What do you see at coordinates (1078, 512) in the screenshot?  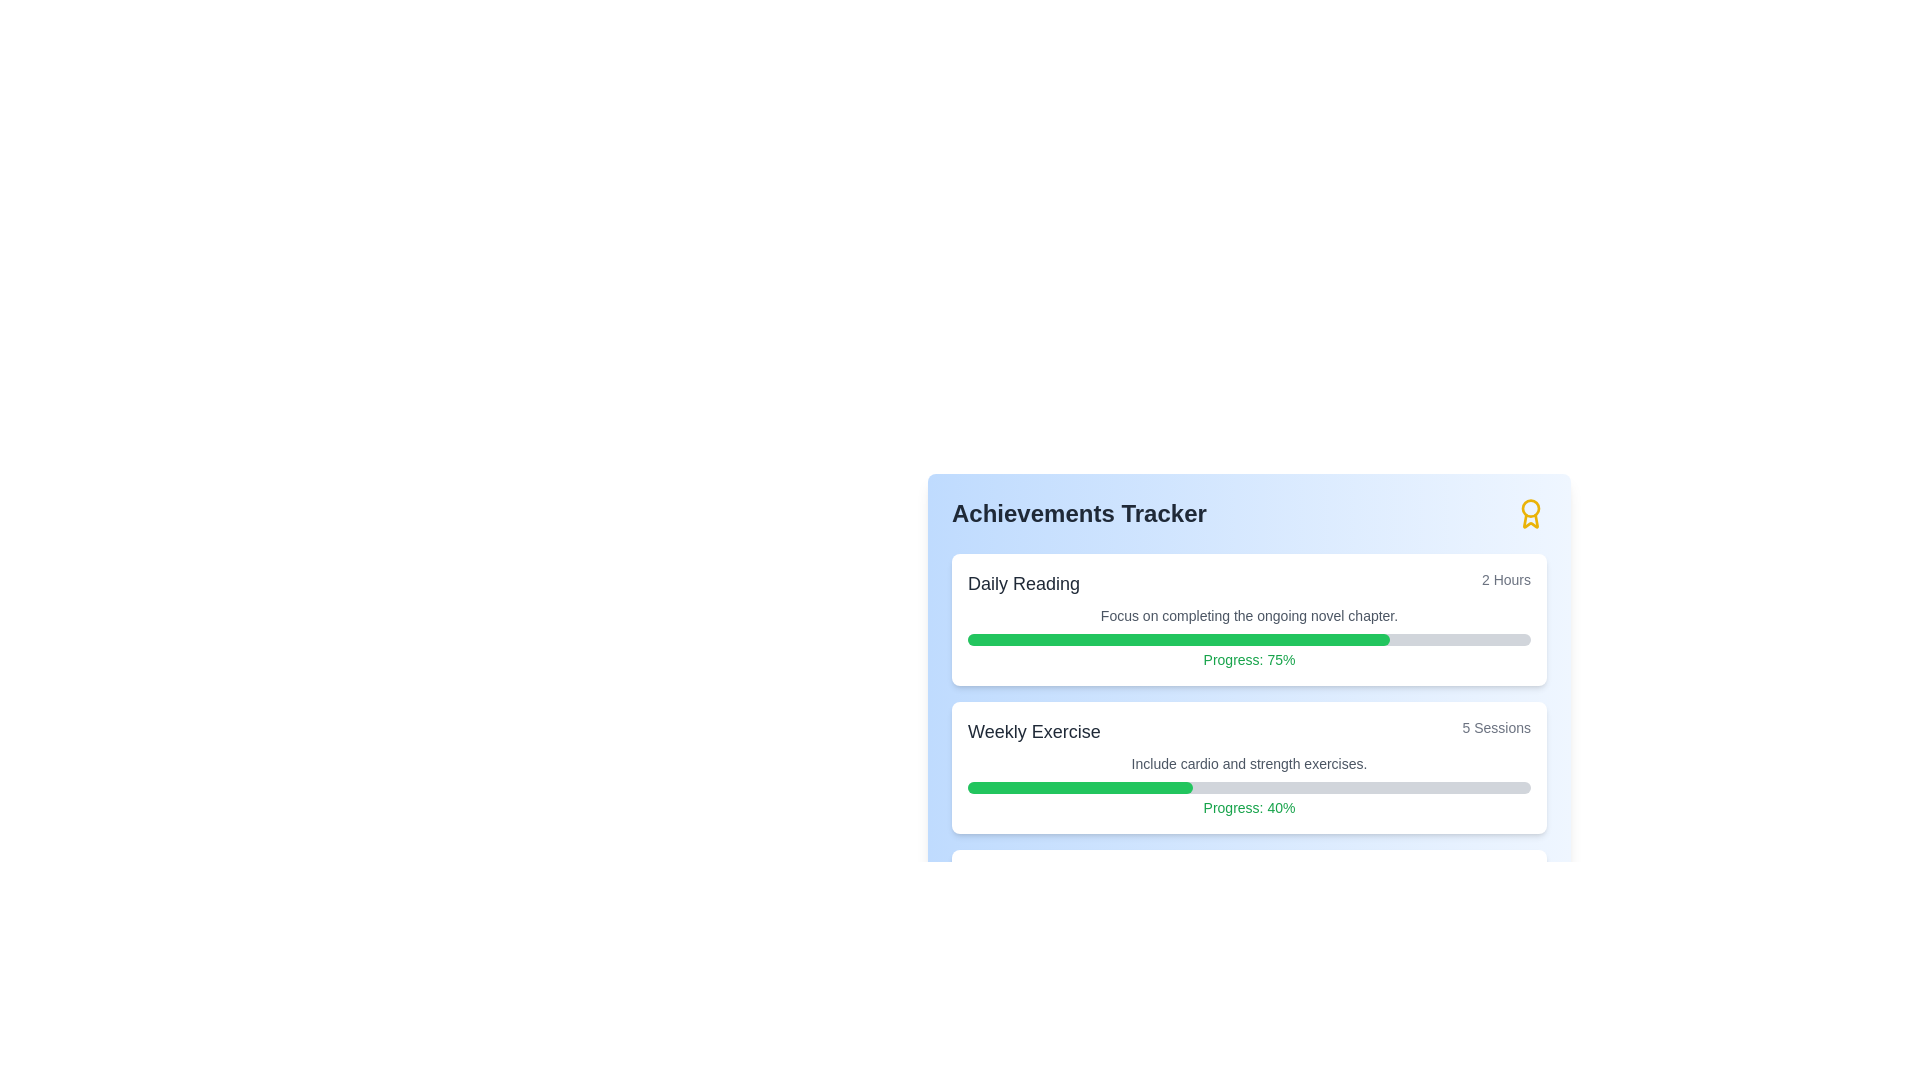 I see `the 'Achievements Tracker' text label, which is prominently displayed at the top of the component and styled with a bold font and dark gray color` at bounding box center [1078, 512].